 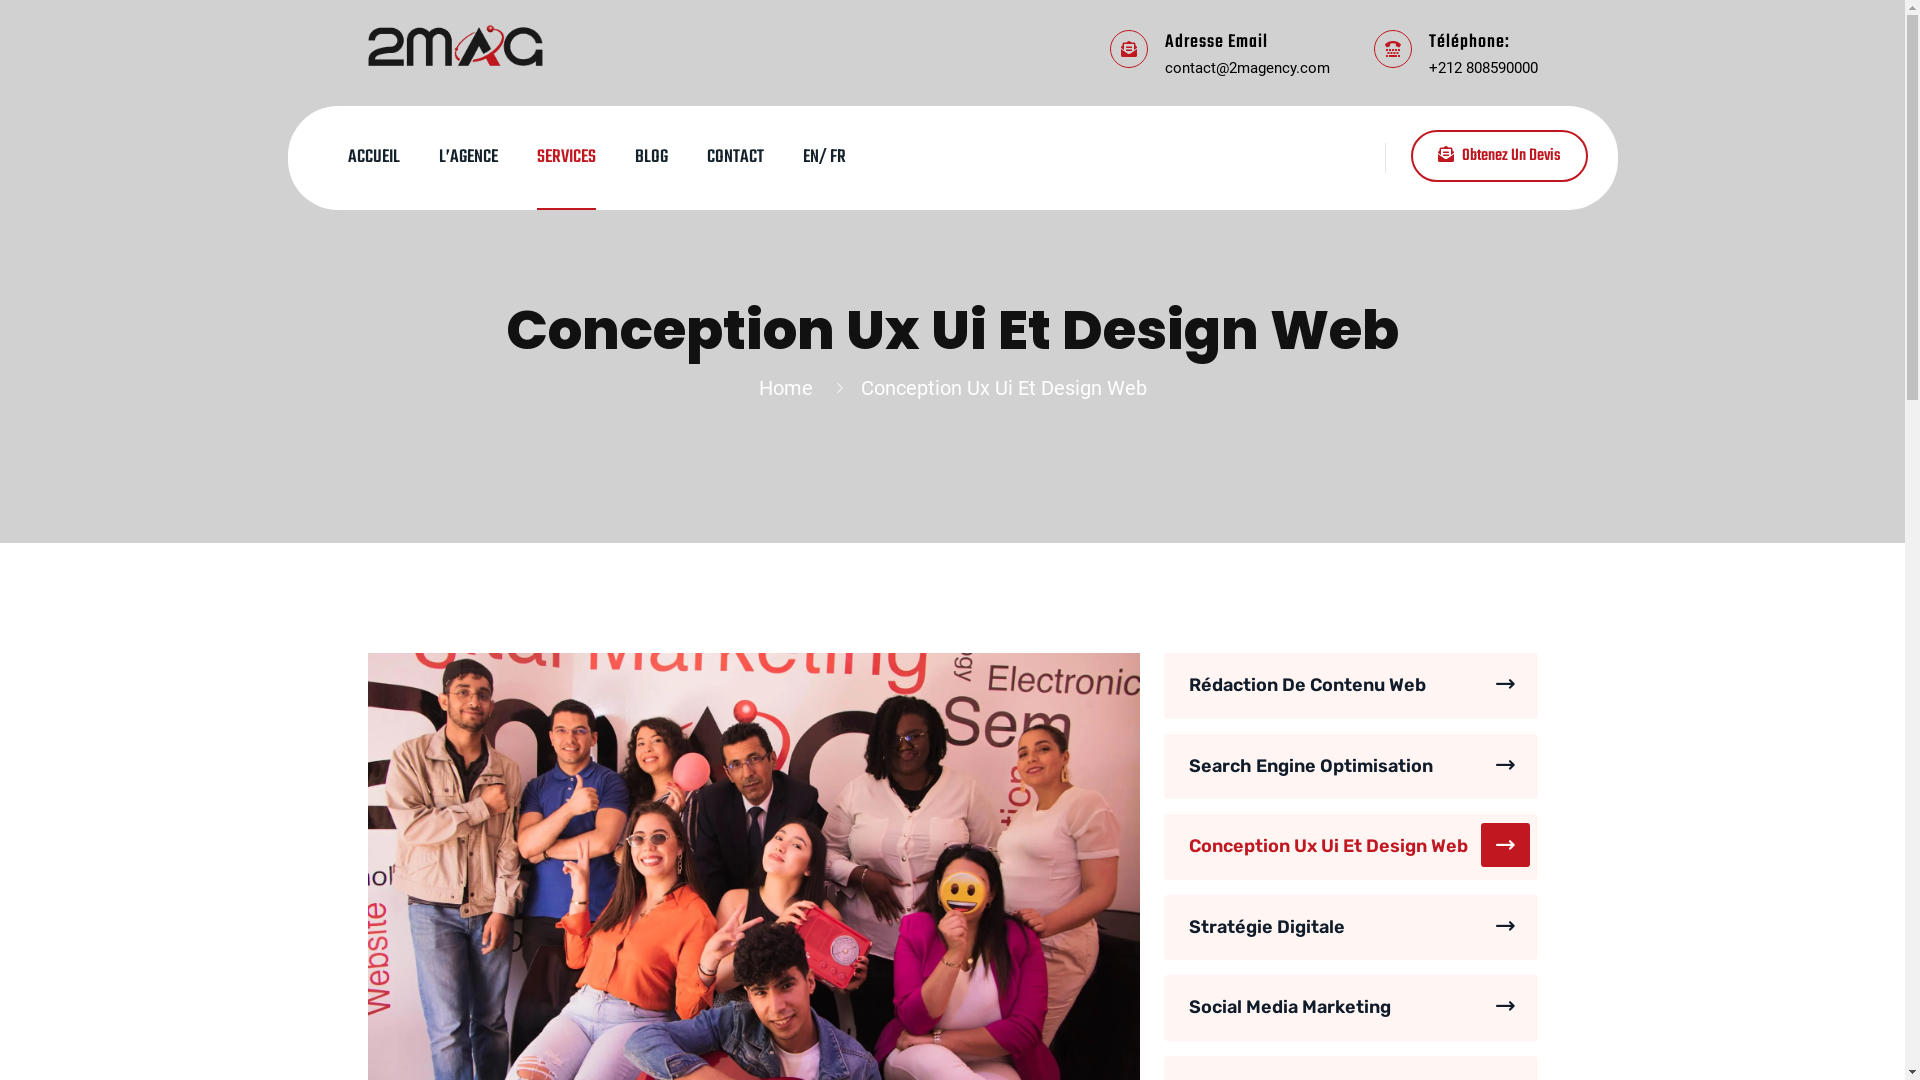 I want to click on 'Obtenez Un Devis', so click(x=1498, y=154).